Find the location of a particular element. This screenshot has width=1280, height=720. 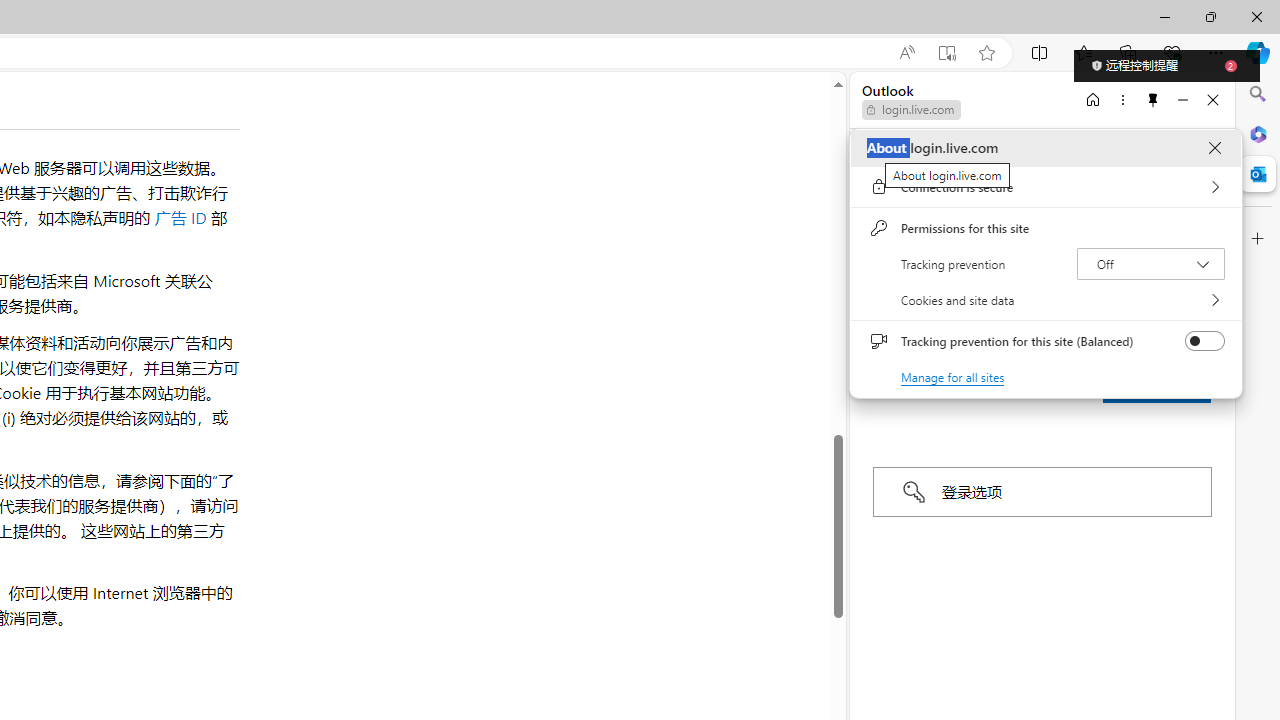

'Cookies and site data' is located at coordinates (1045, 300).